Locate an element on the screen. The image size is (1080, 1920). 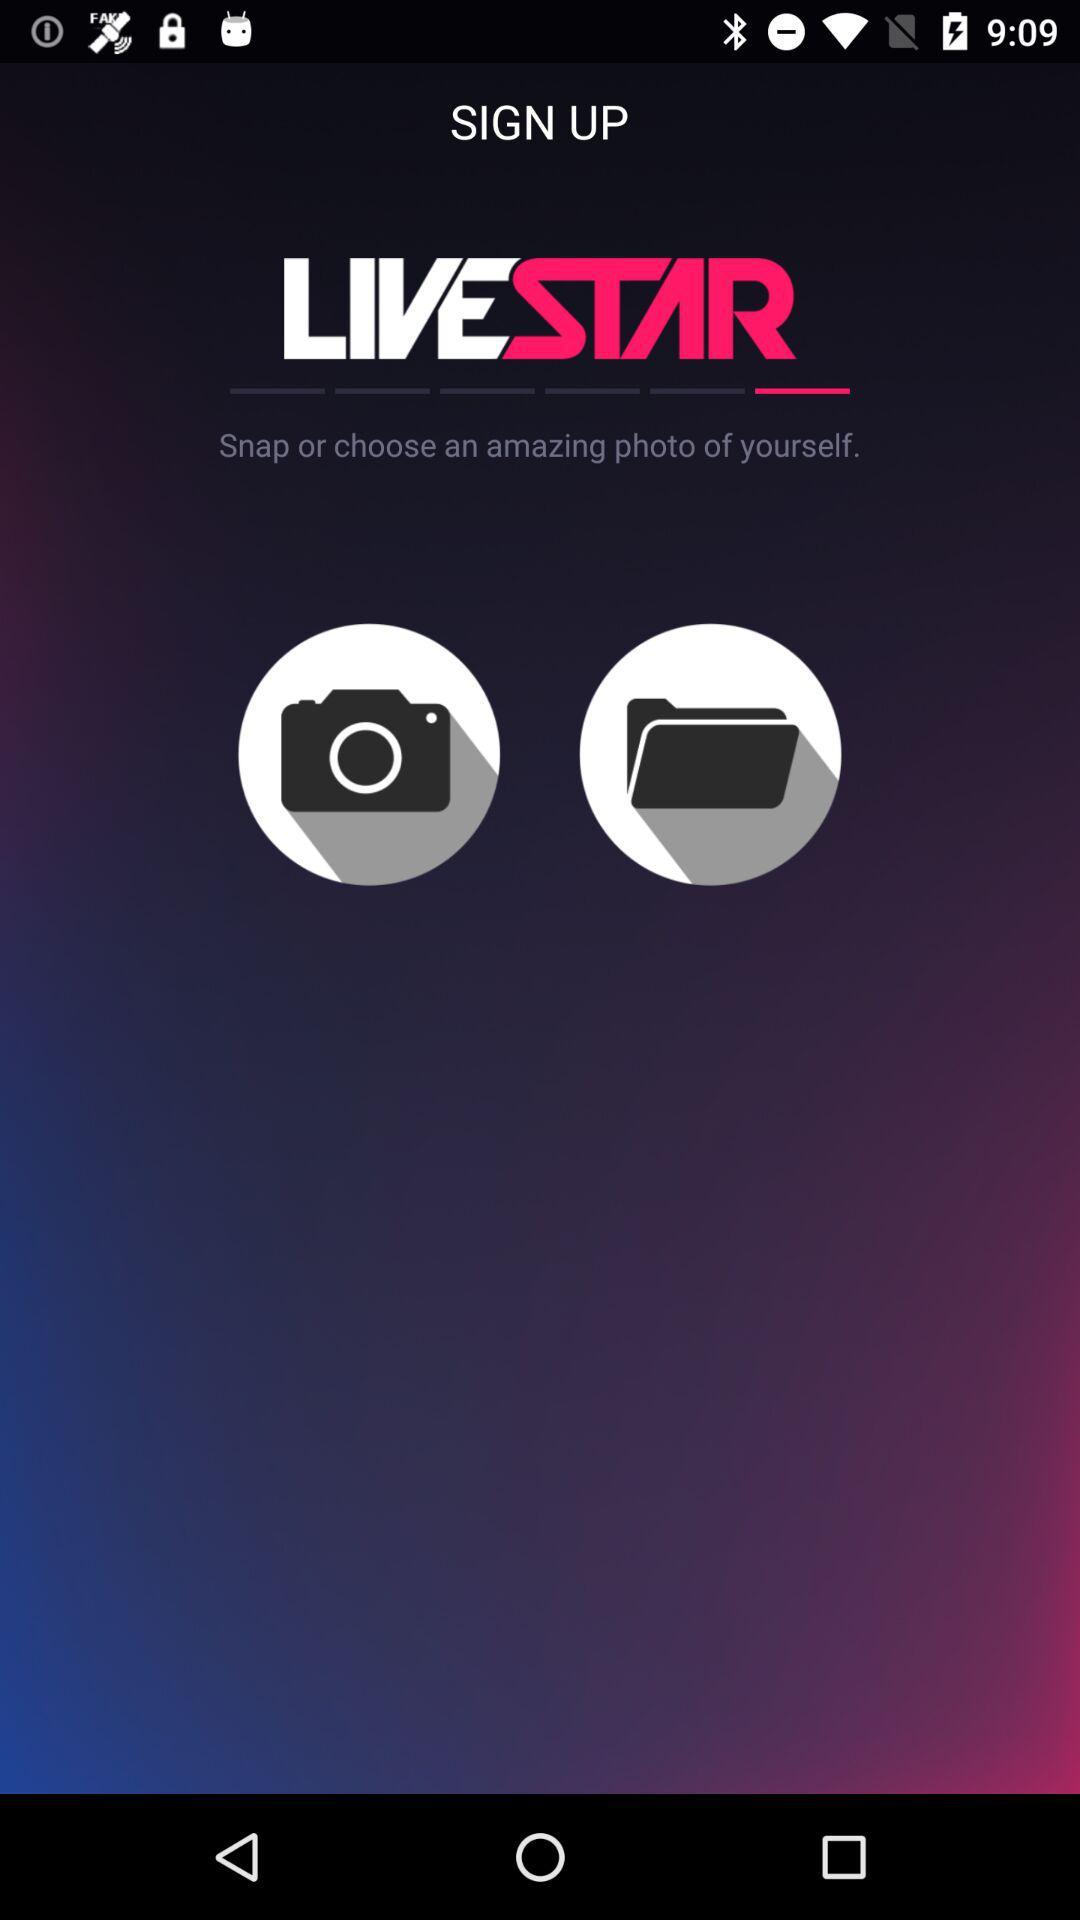
open images folder is located at coordinates (709, 753).